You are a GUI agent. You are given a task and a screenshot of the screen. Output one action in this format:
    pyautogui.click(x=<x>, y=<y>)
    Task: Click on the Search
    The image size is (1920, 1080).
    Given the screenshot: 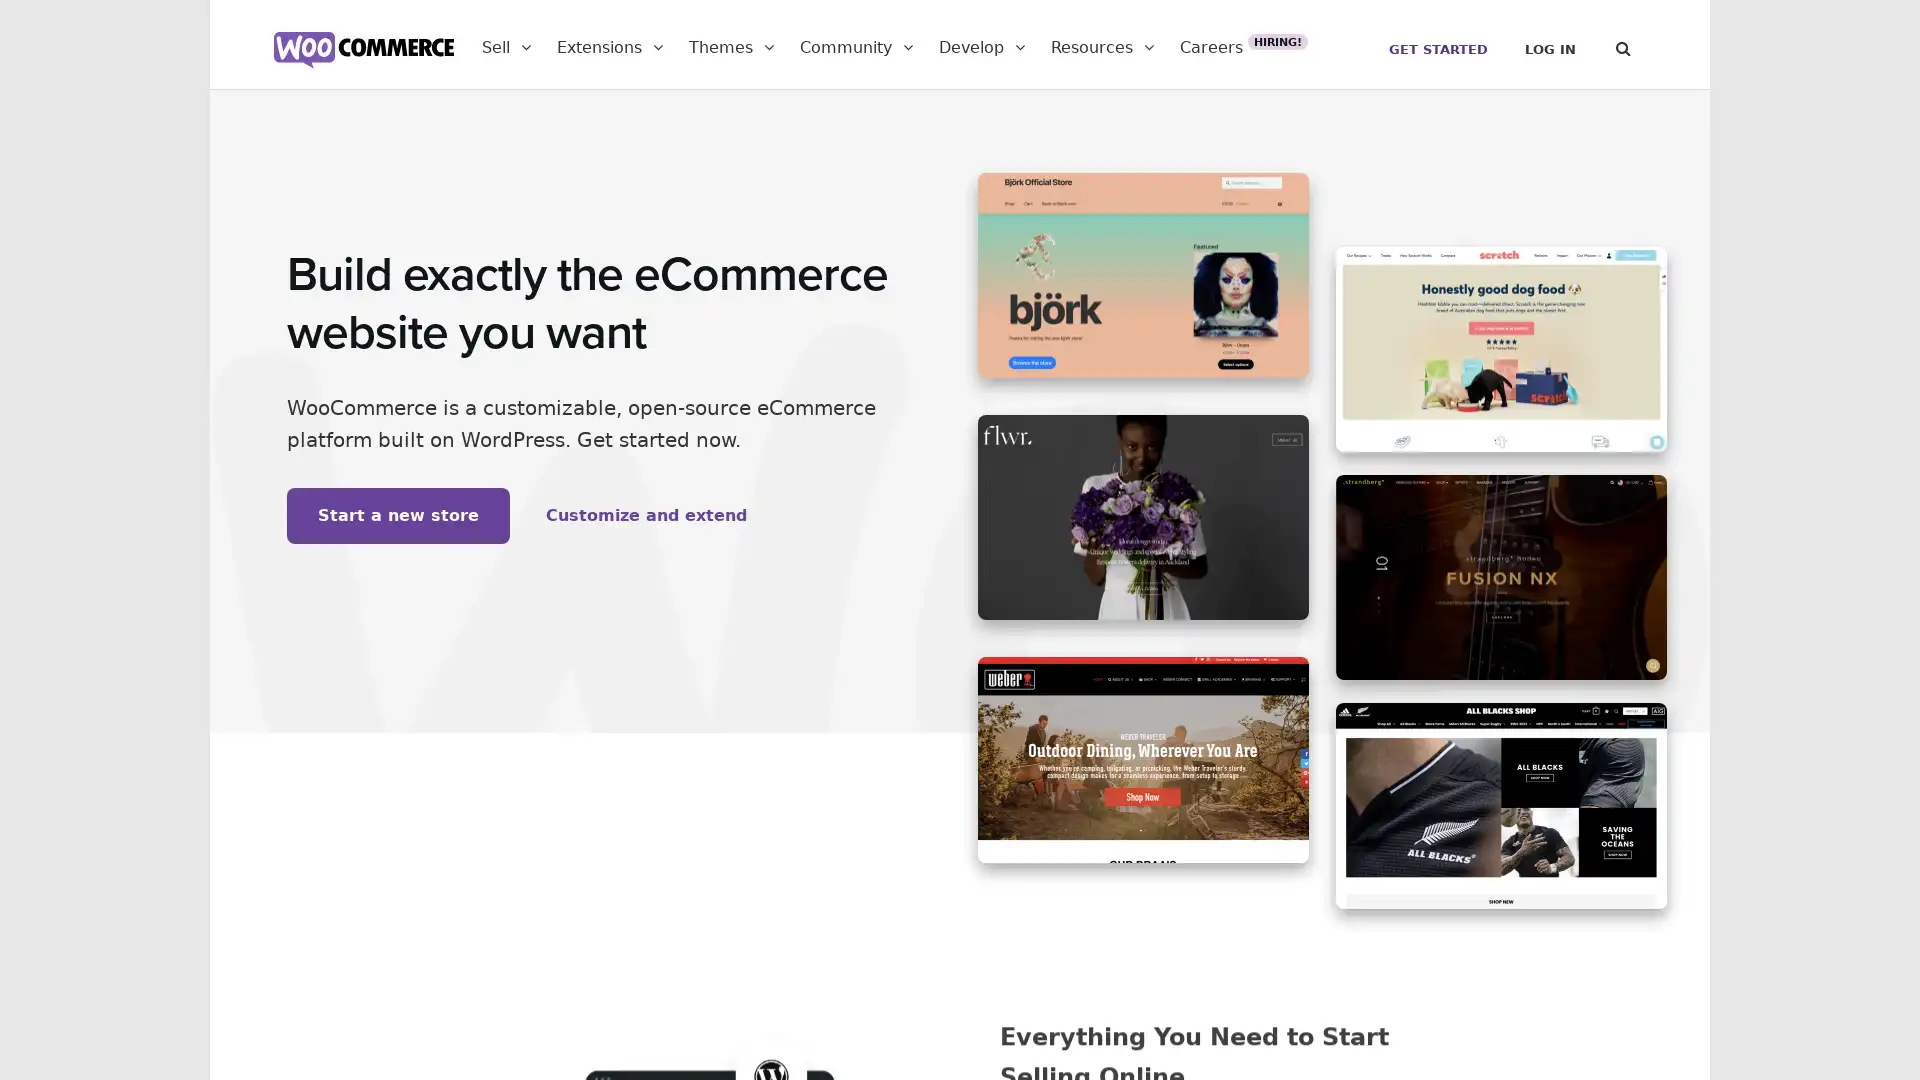 What is the action you would take?
    pyautogui.click(x=1623, y=48)
    